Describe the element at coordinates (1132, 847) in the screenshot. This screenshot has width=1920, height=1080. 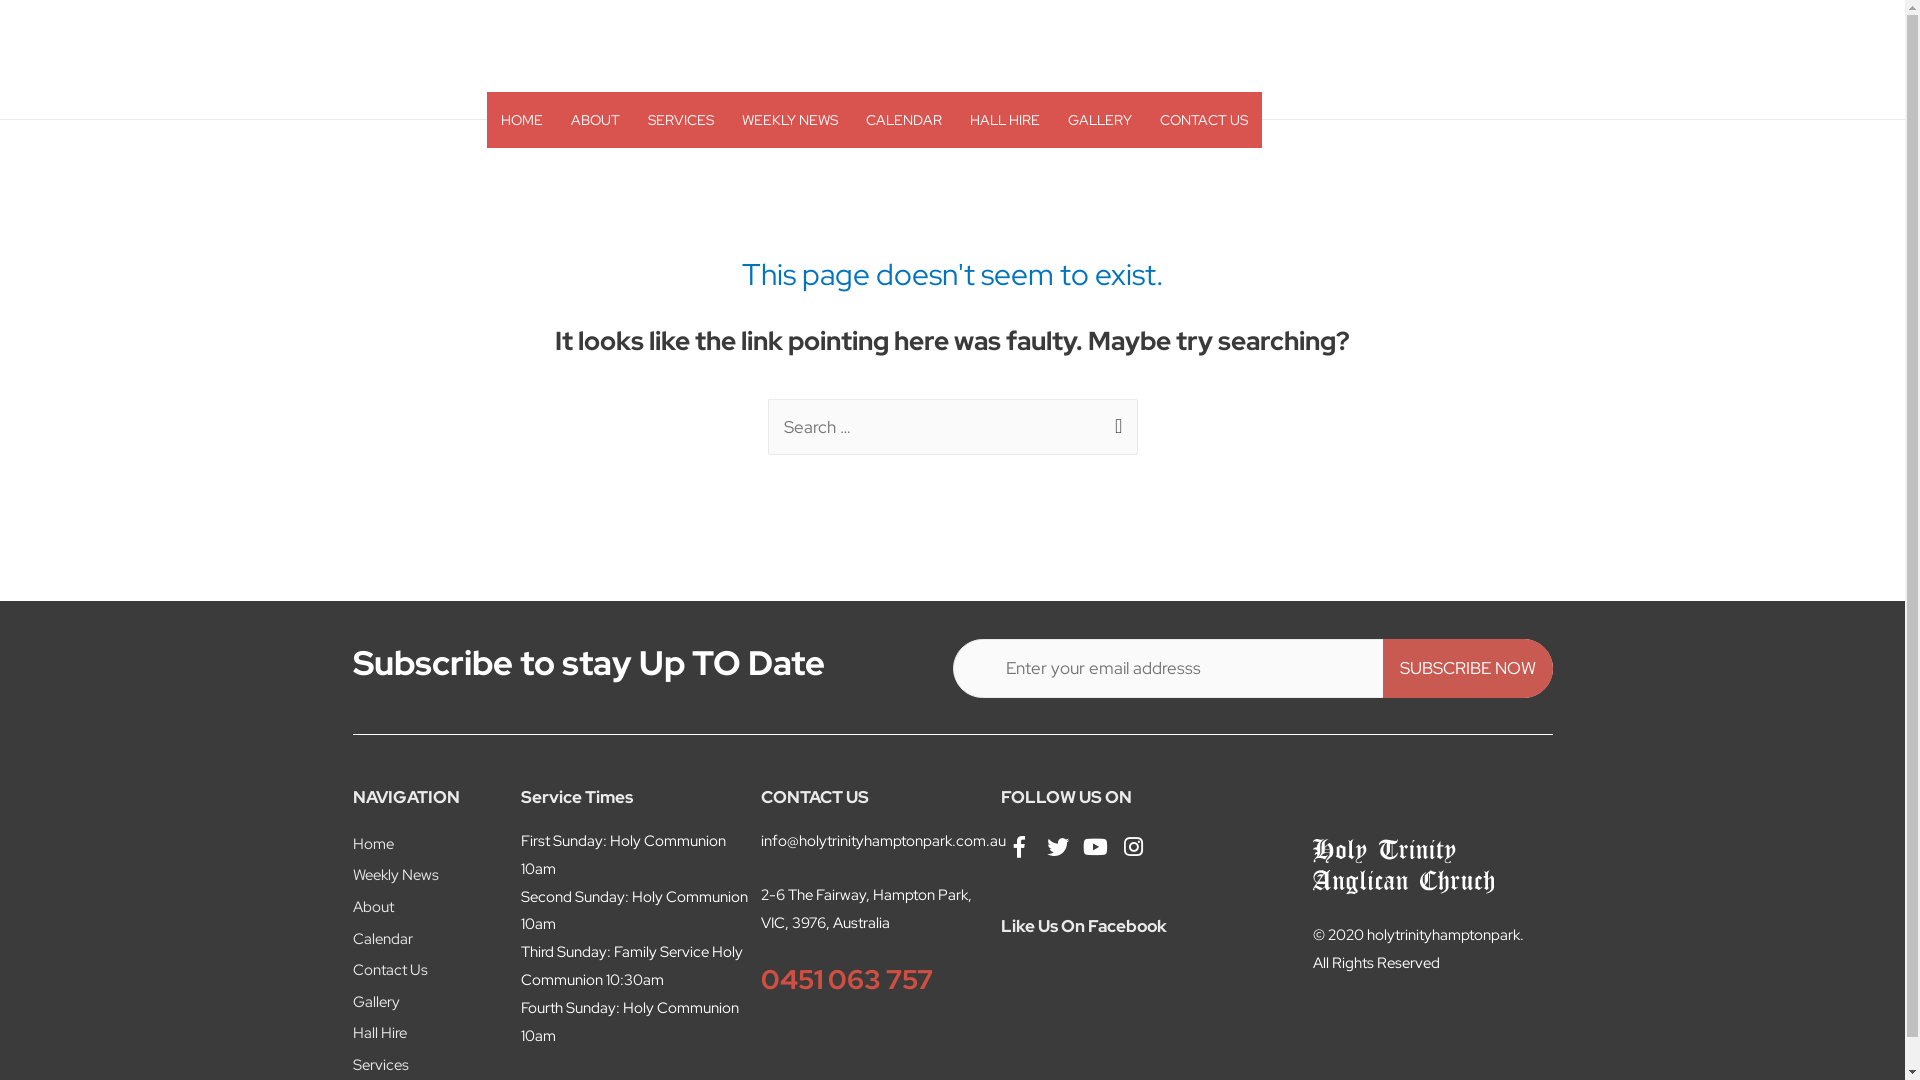
I see `'Instagram'` at that location.